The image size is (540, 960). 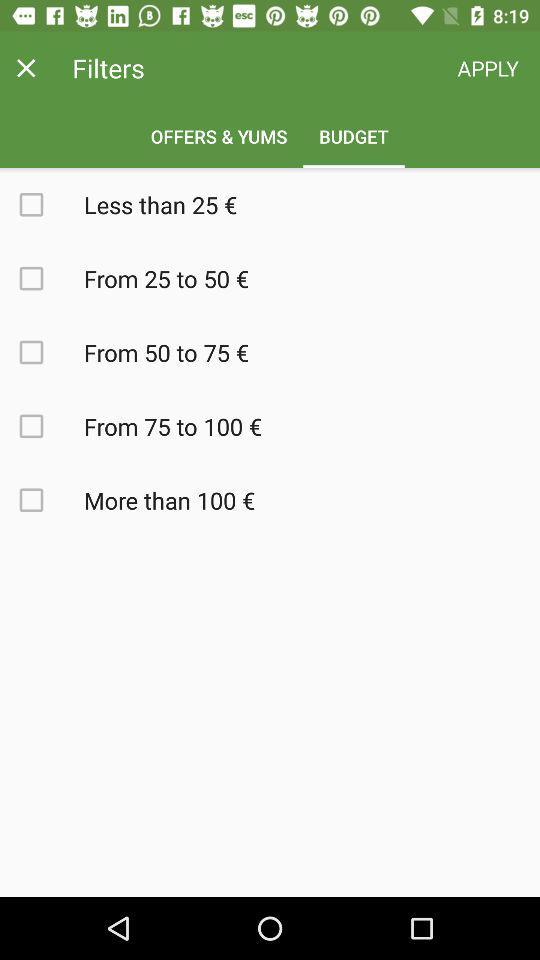 What do you see at coordinates (42, 204) in the screenshot?
I see `less than 25 euros` at bounding box center [42, 204].